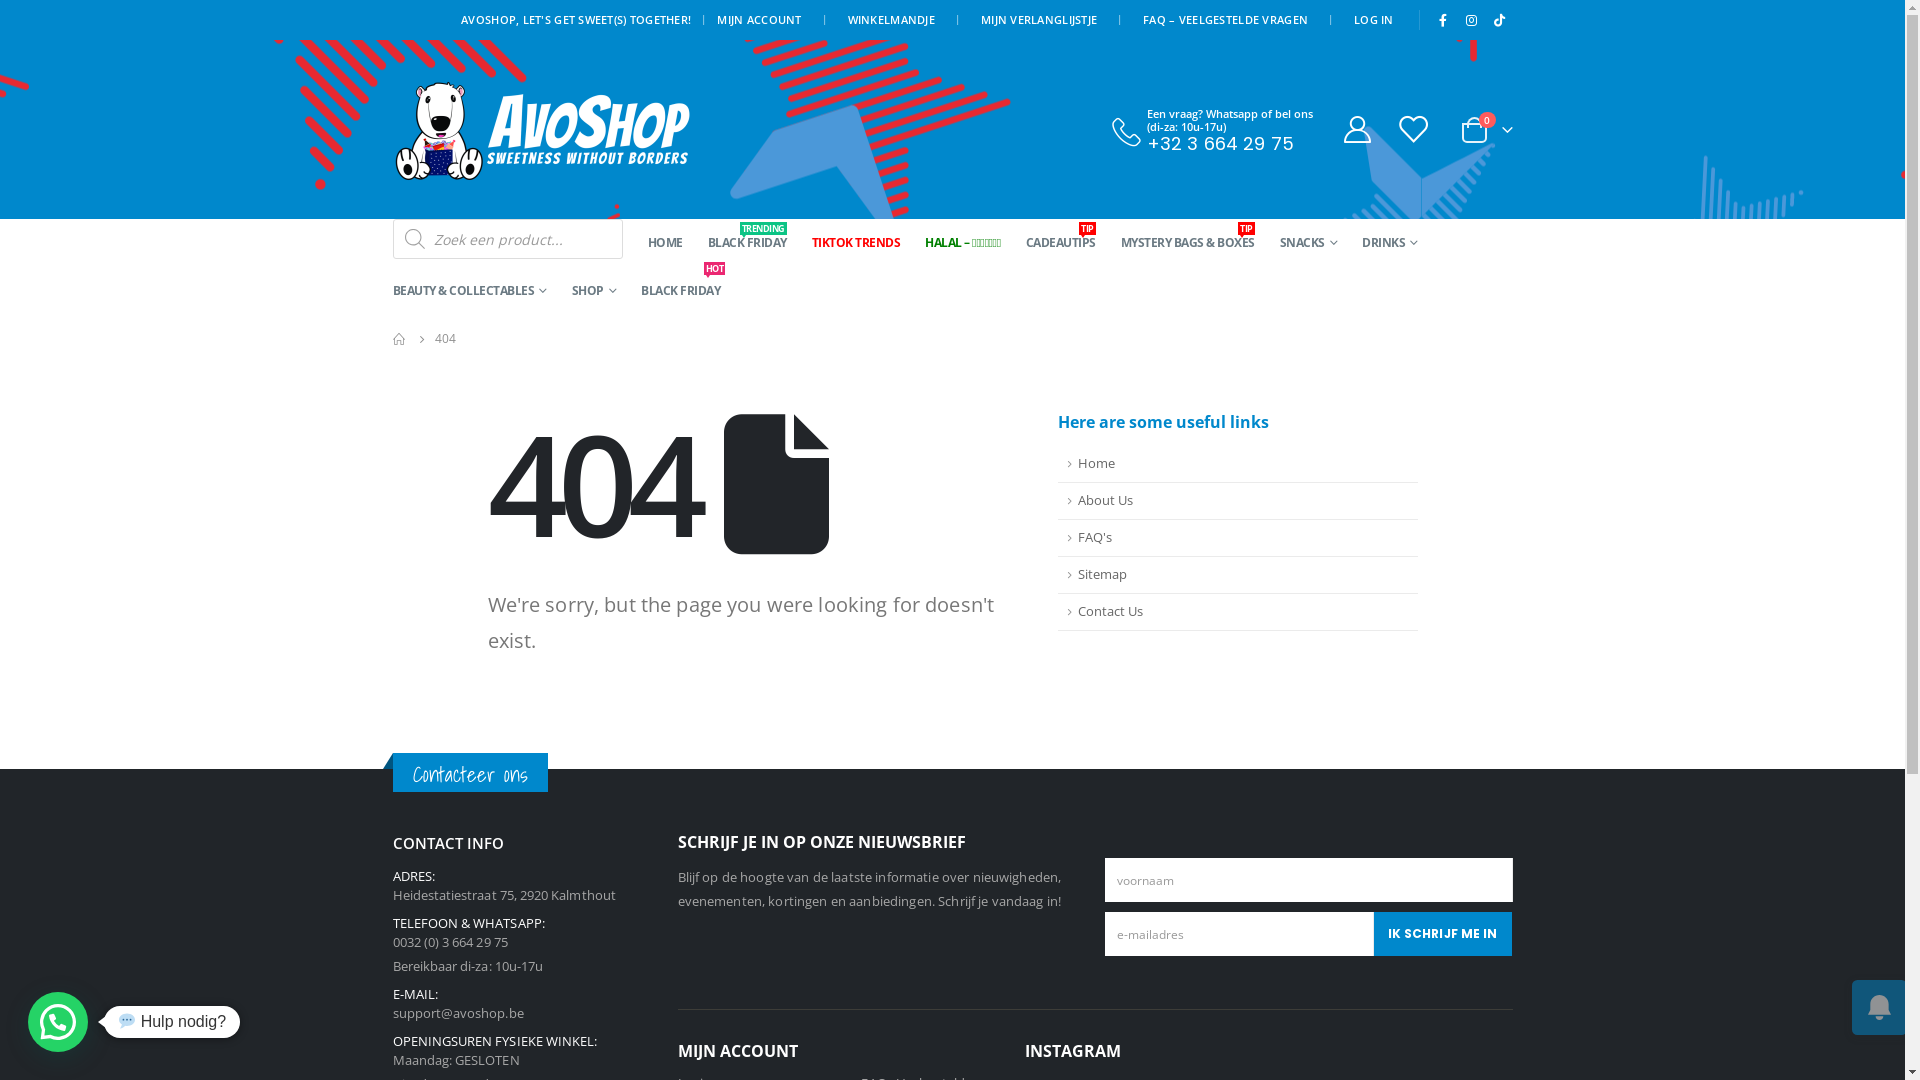 The height and width of the screenshot is (1080, 1920). I want to click on 'Go to Home Page', so click(398, 338).